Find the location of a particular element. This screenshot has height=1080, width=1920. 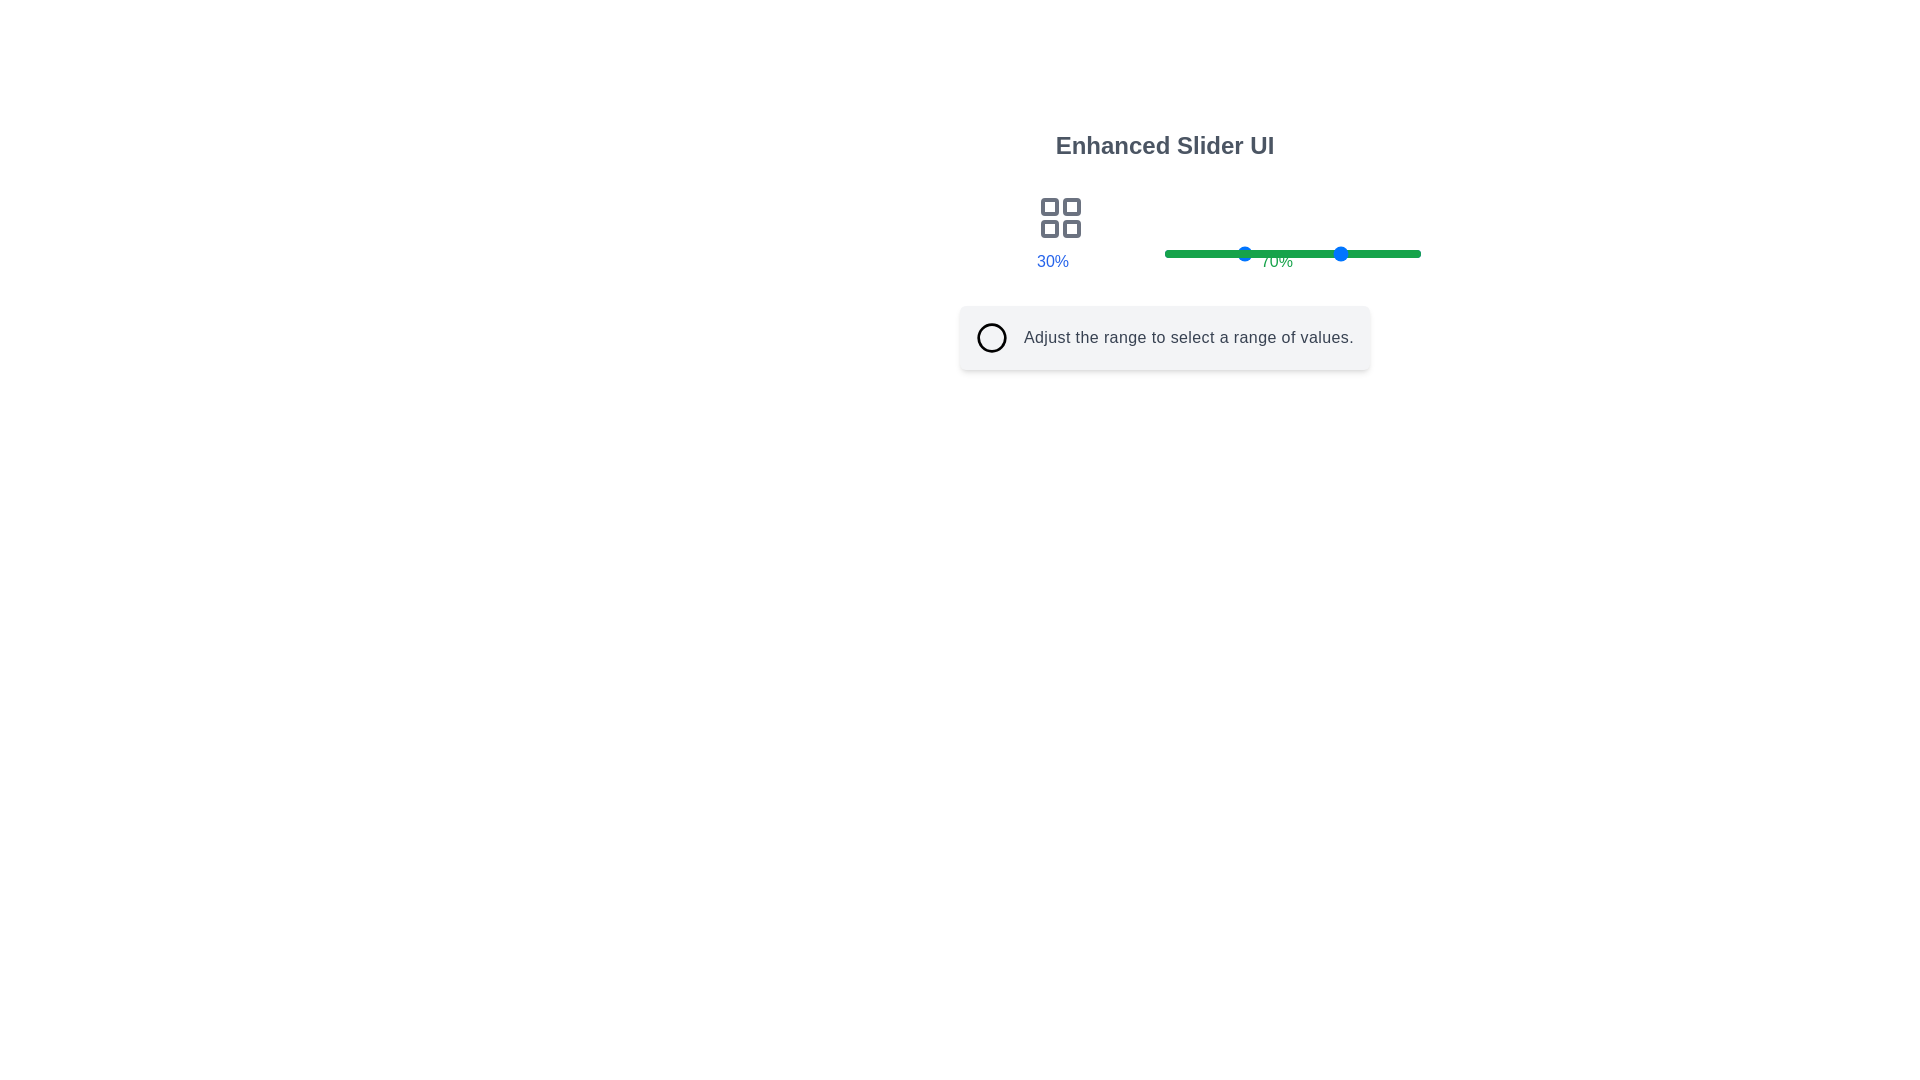

the right slider to set the upper range value to 91% is located at coordinates (1396, 253).